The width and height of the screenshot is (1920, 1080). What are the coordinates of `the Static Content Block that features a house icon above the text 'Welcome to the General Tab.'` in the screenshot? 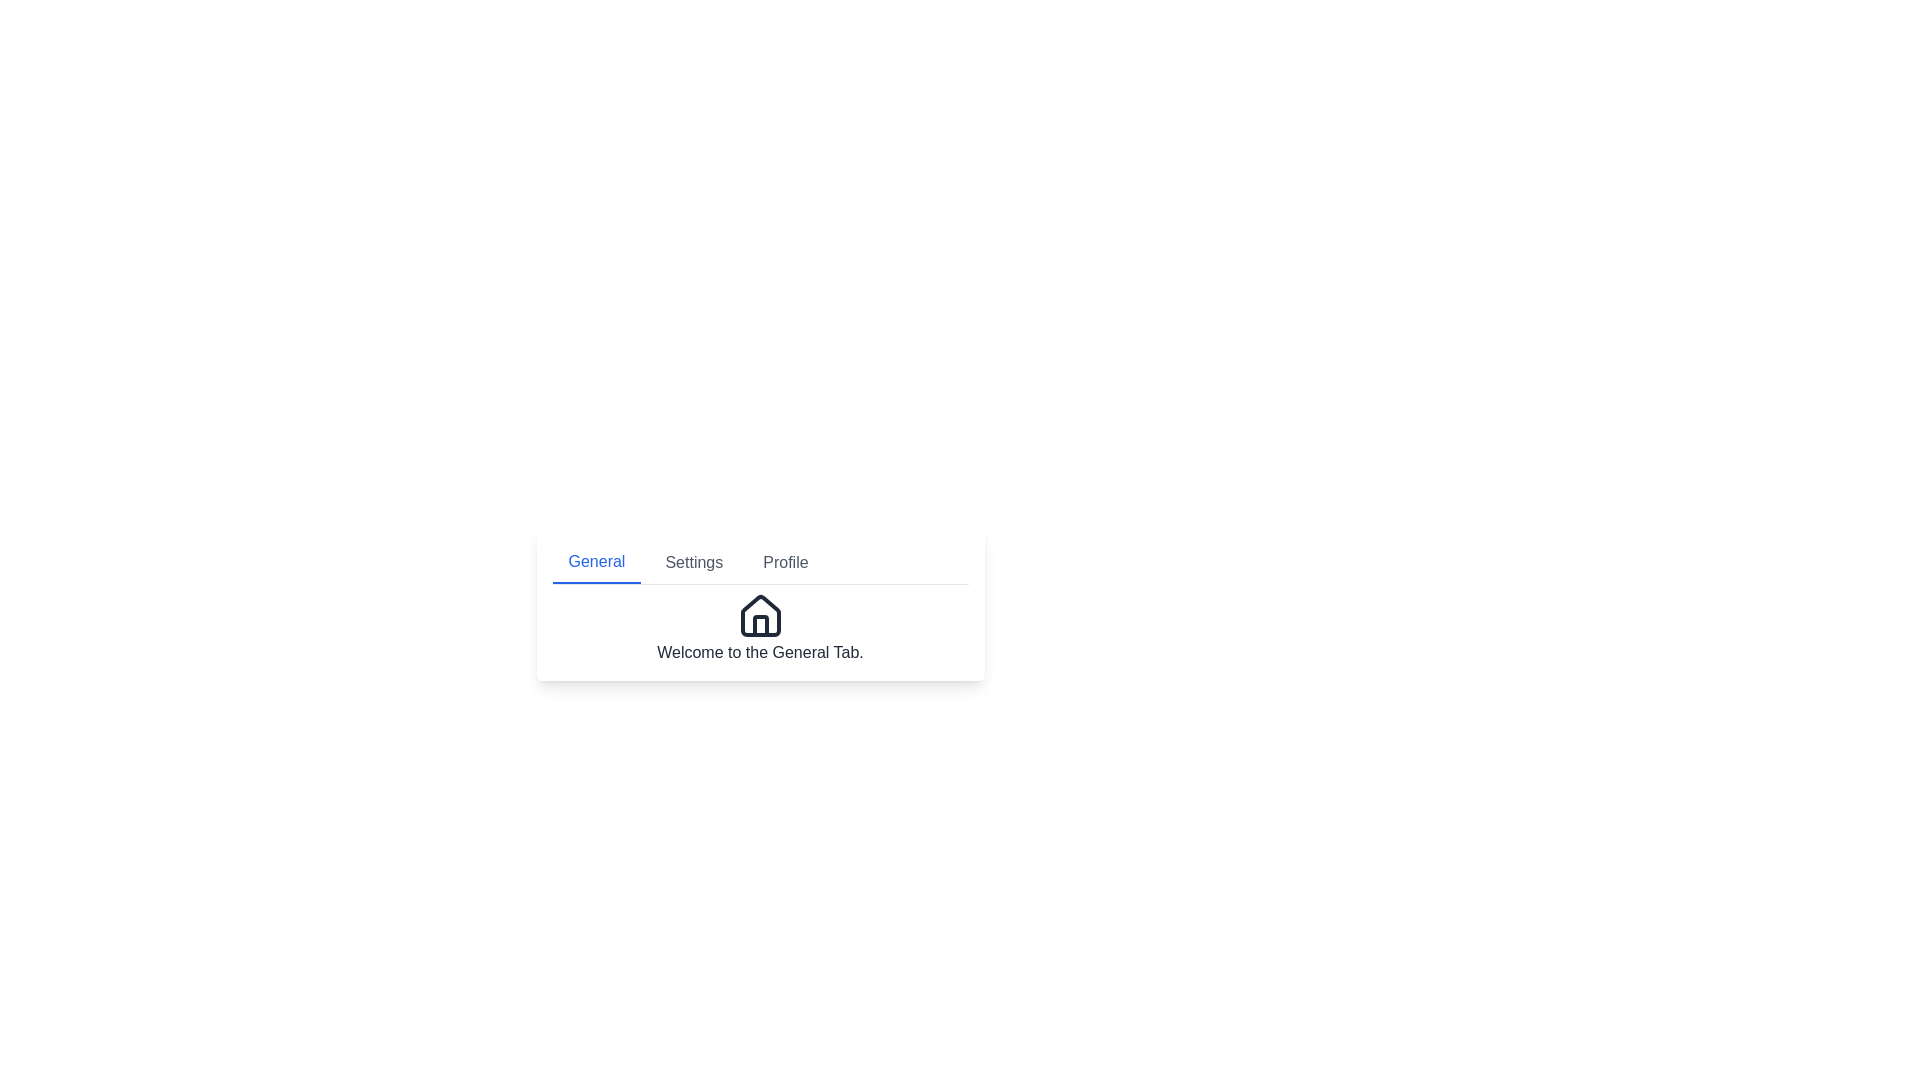 It's located at (759, 627).